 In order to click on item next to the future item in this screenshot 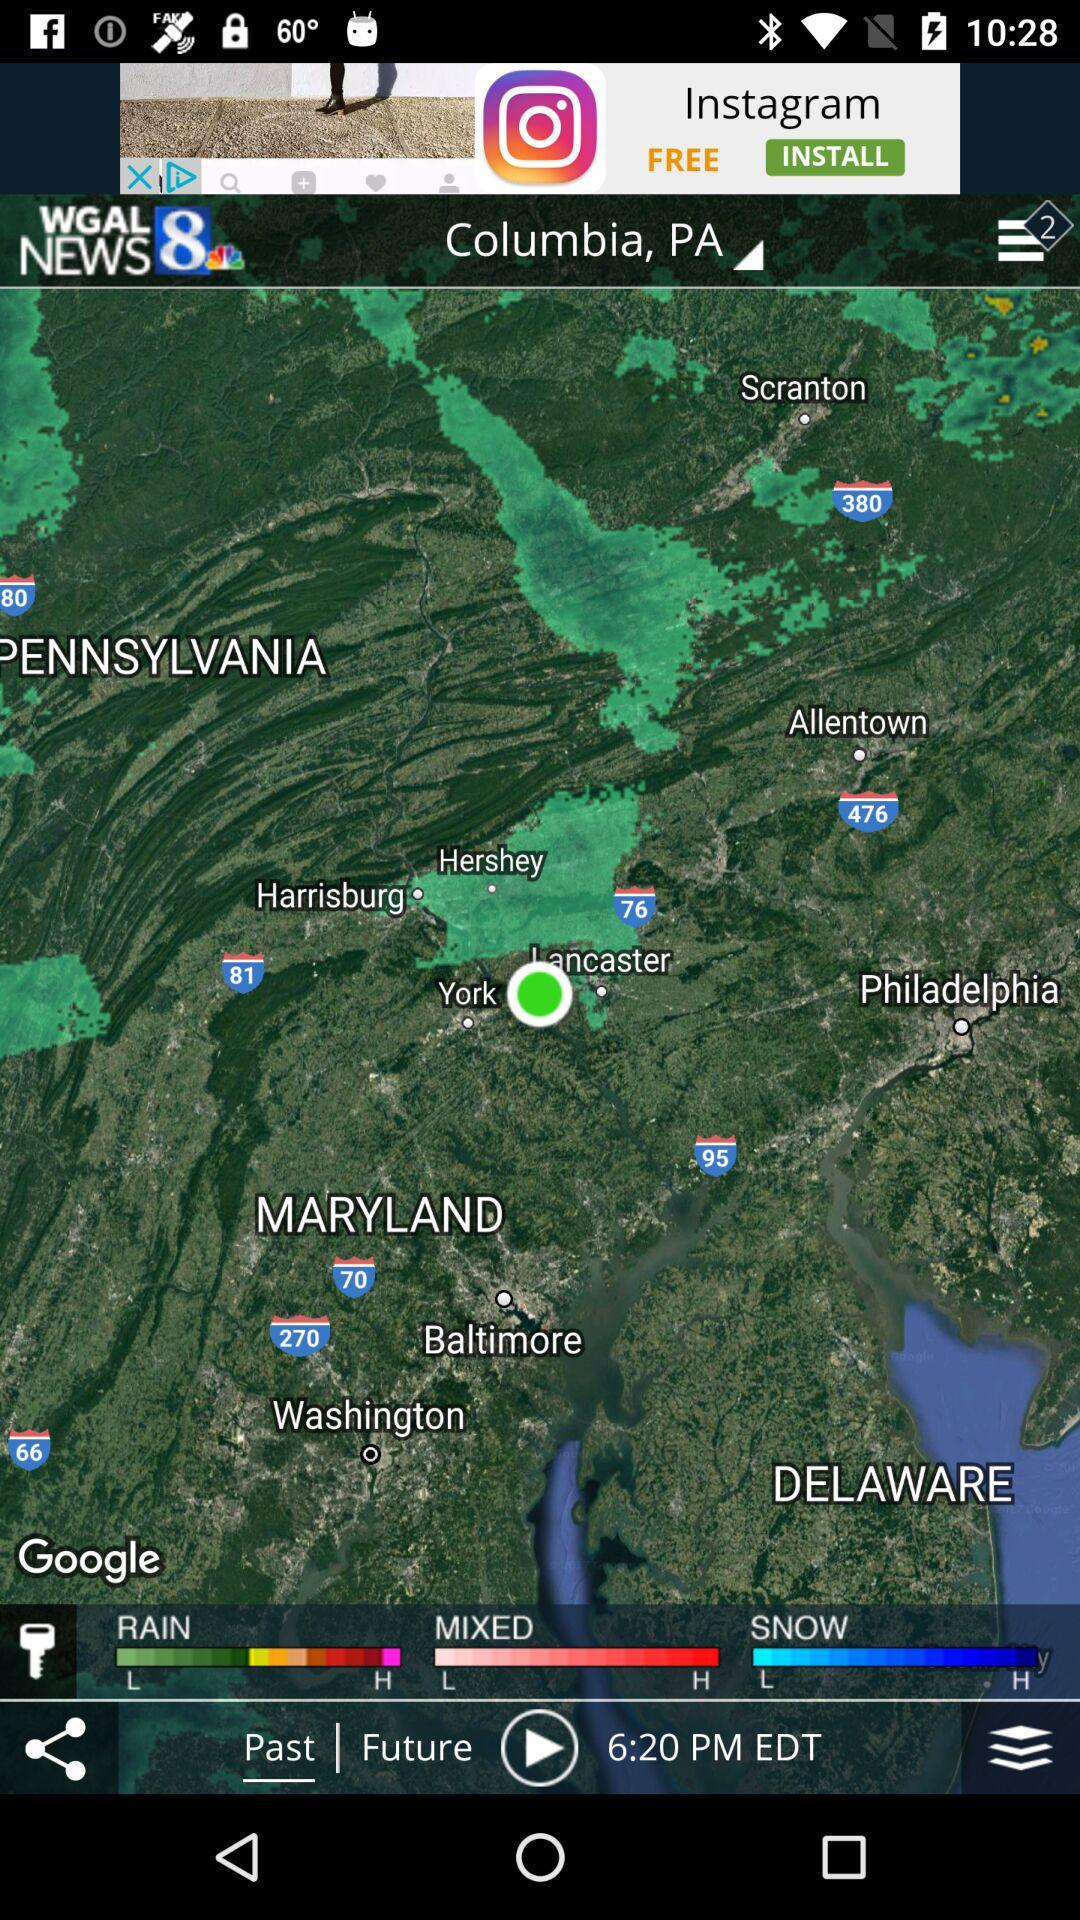, I will do `click(538, 1746)`.